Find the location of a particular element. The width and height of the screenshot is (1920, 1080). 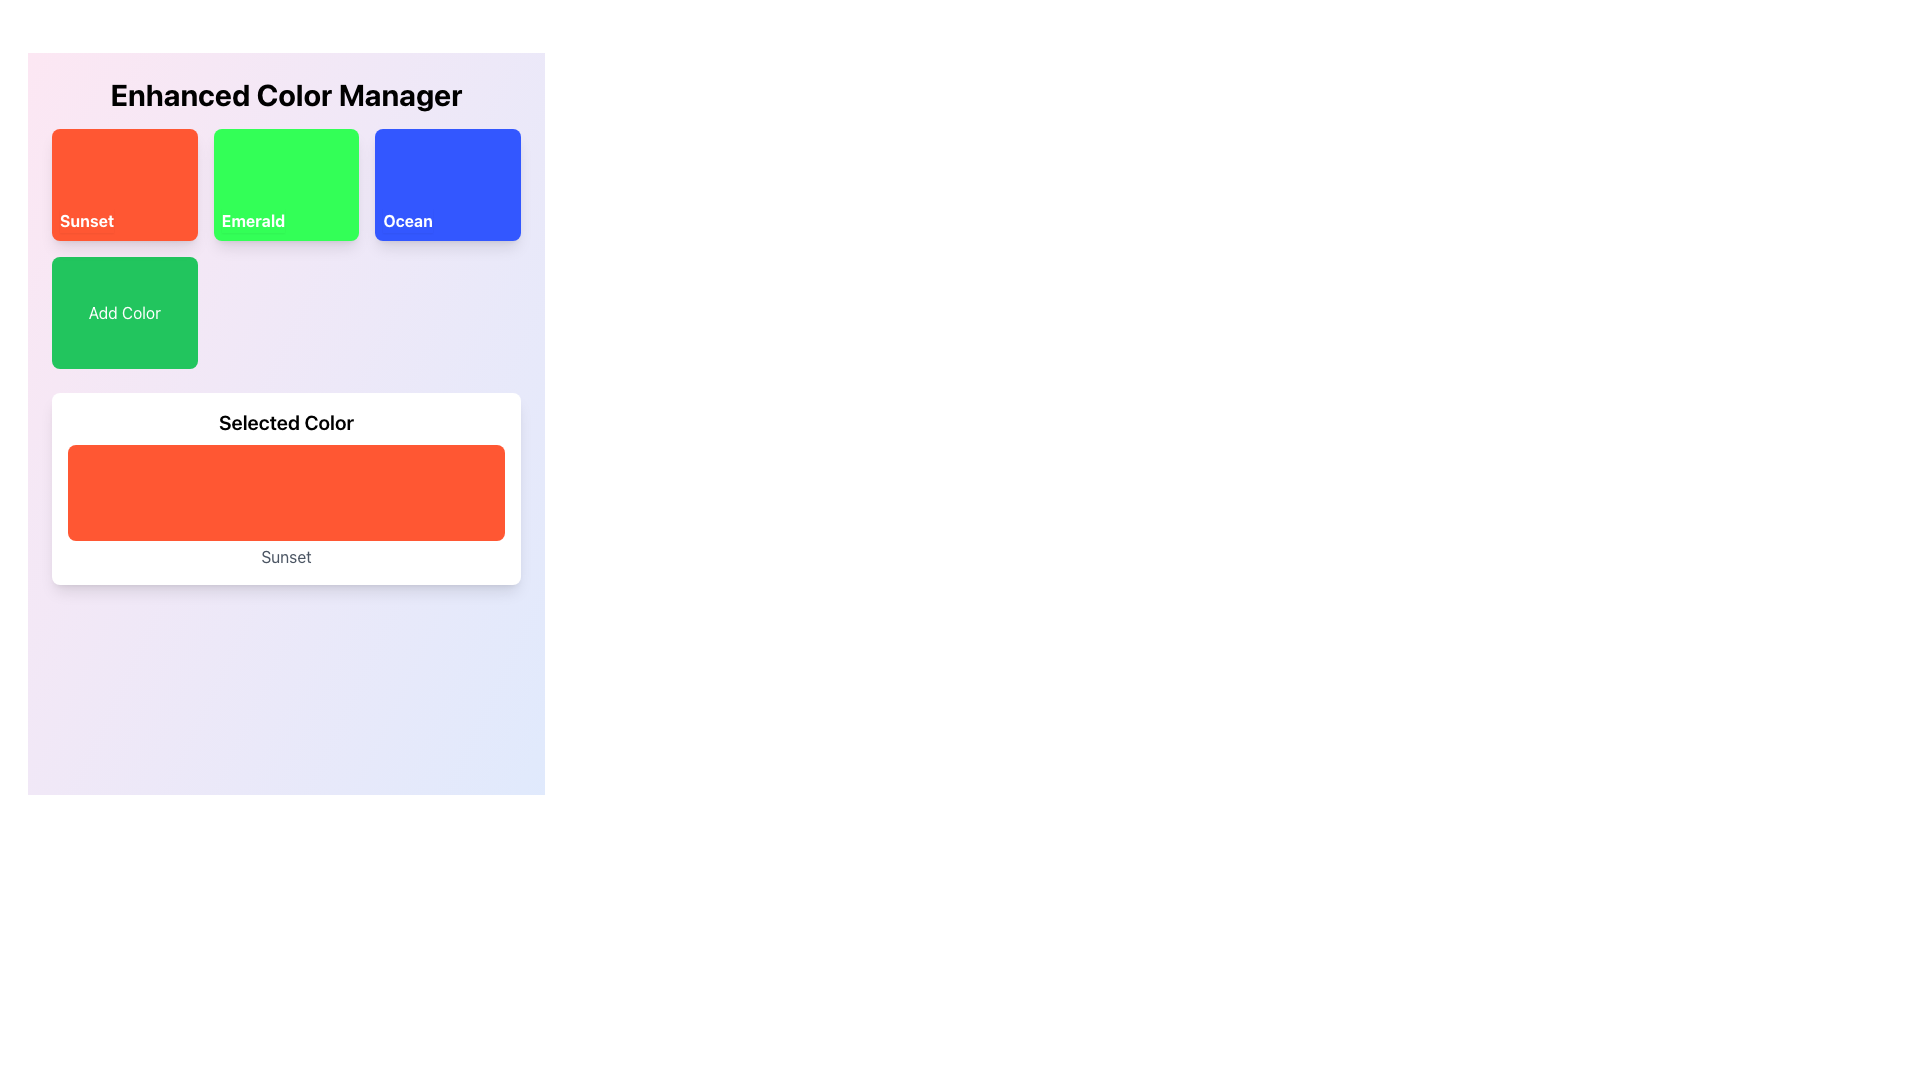

the 'Emerald' tile in the colored grid layout is located at coordinates (285, 248).